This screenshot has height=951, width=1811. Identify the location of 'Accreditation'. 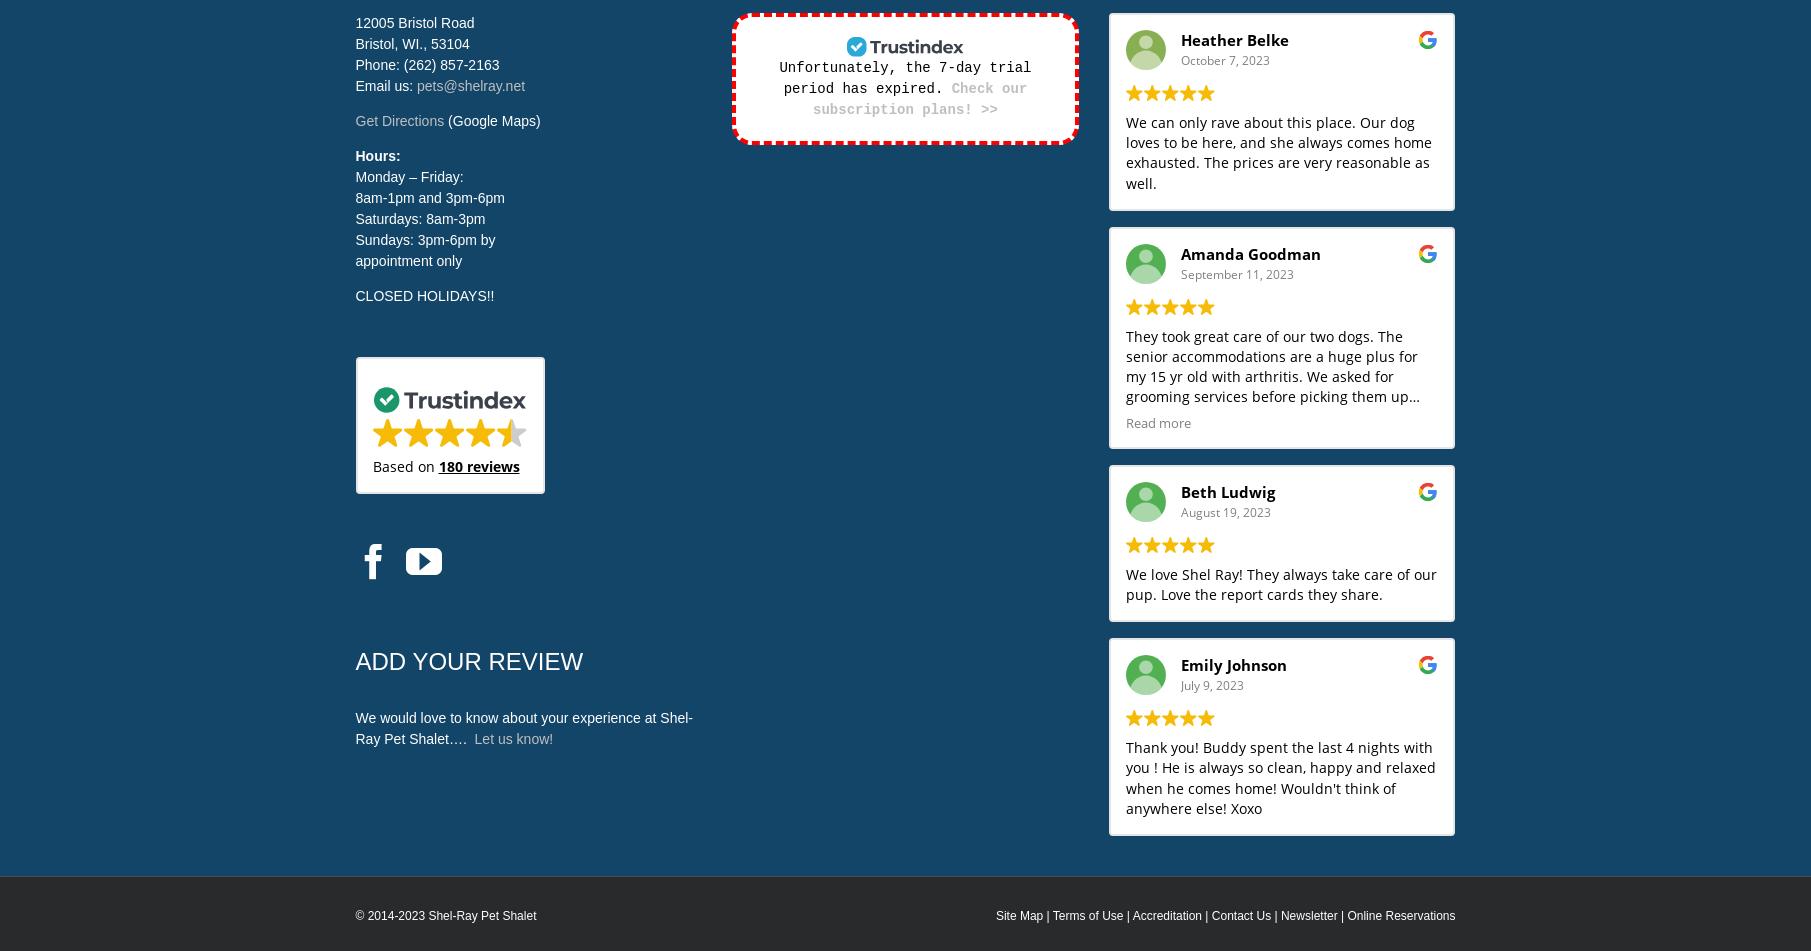
(1166, 915).